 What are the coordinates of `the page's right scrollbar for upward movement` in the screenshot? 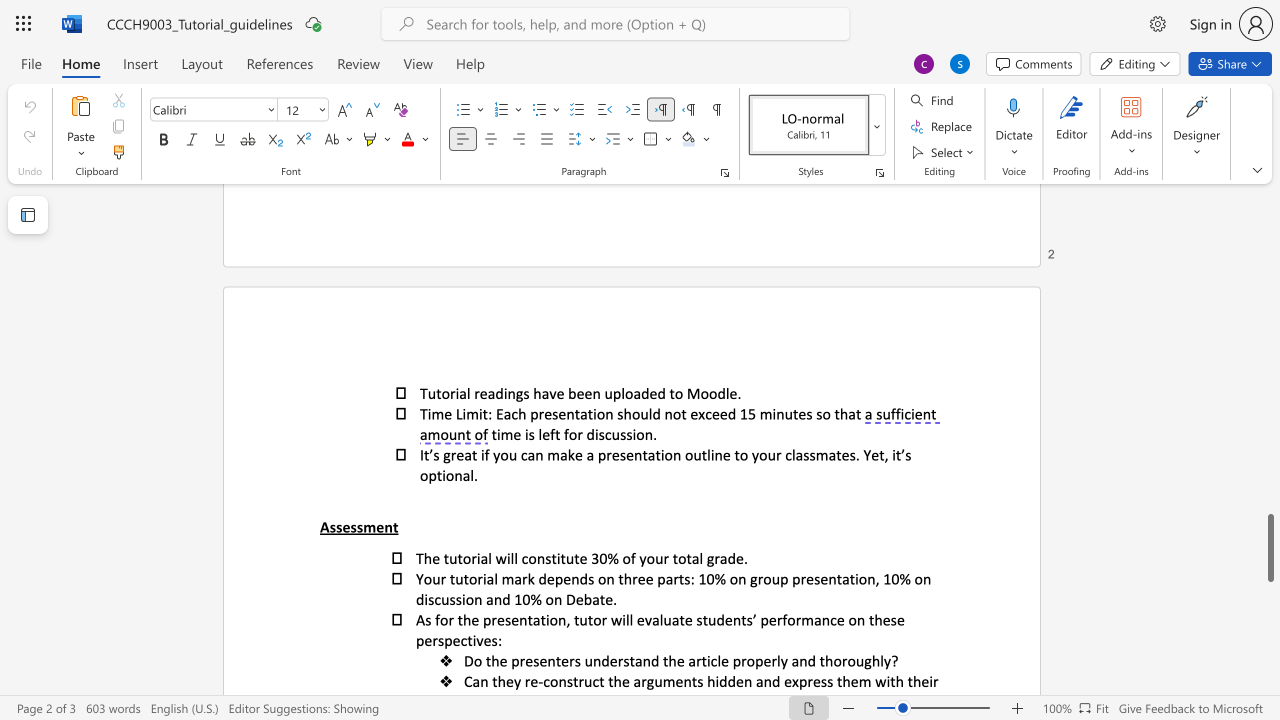 It's located at (1269, 328).